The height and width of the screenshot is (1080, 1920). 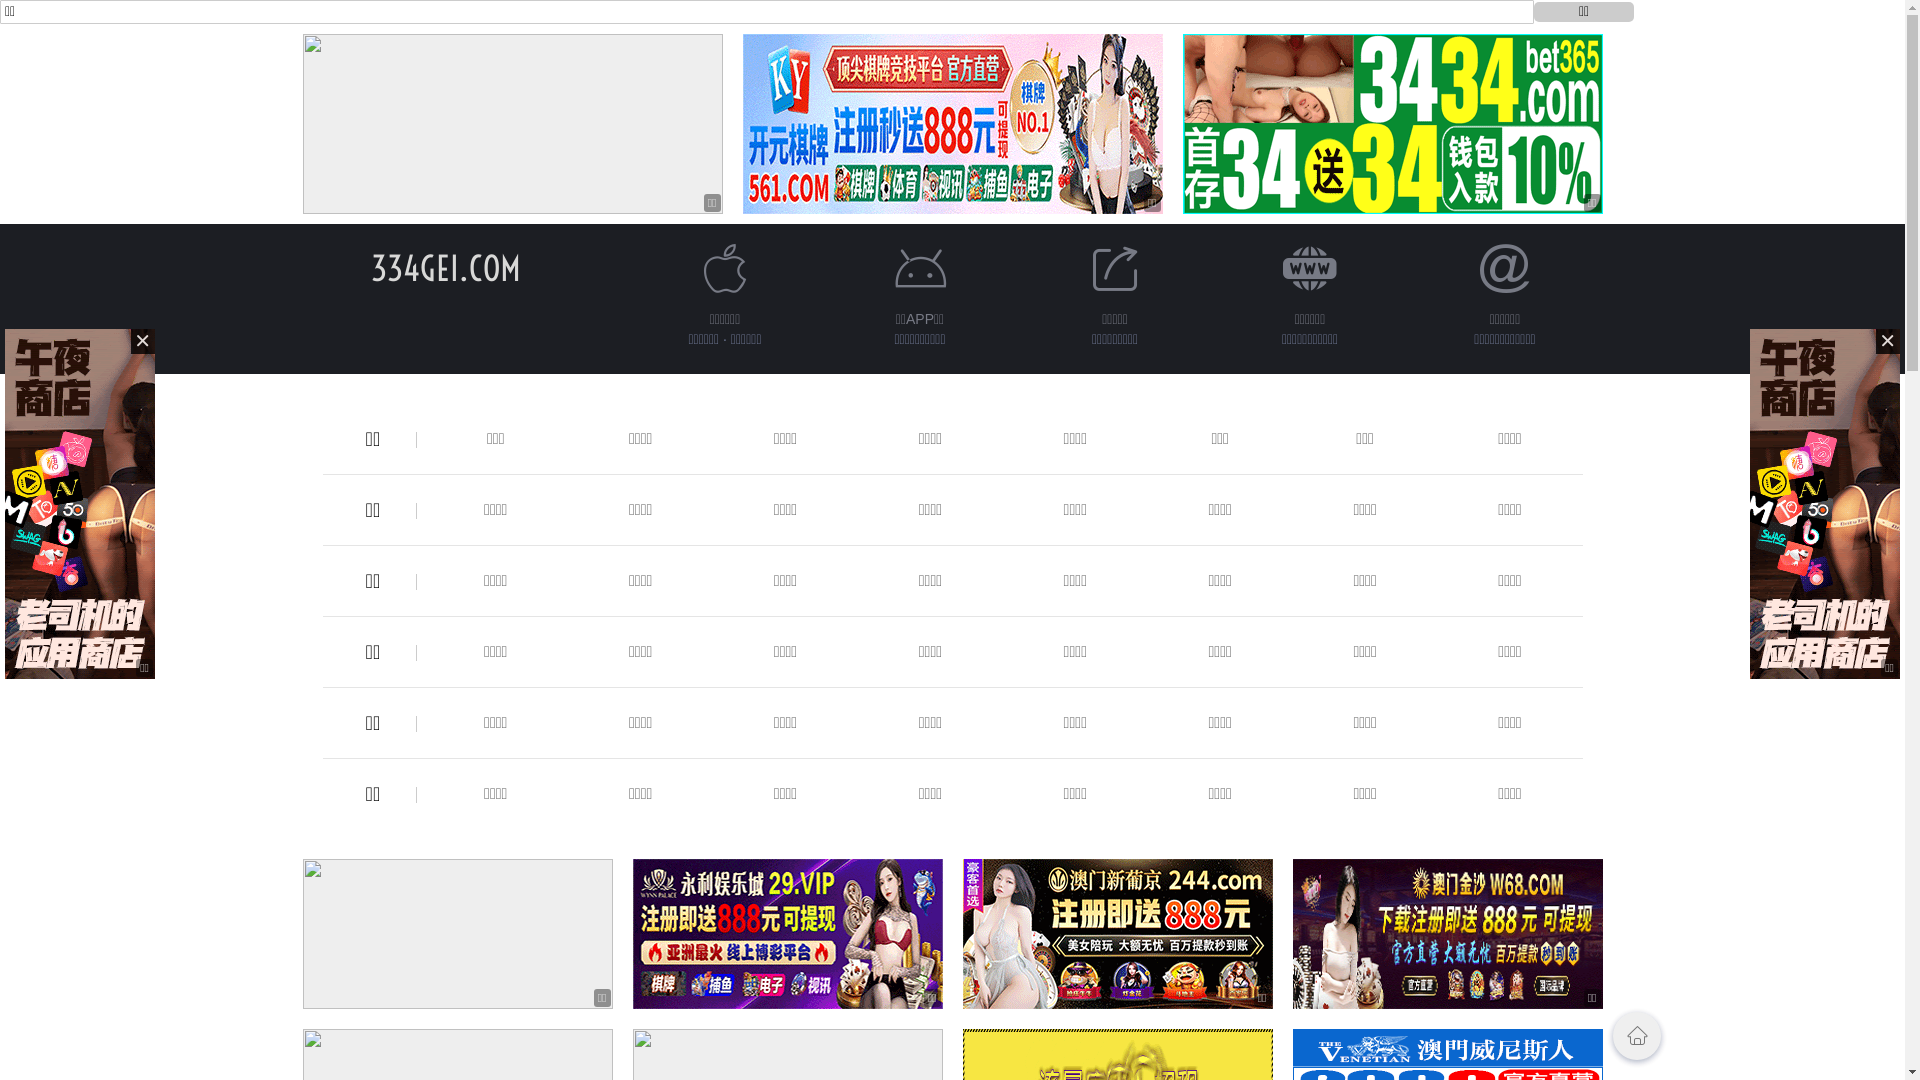 What do you see at coordinates (444, 267) in the screenshot?
I see `'334GEI.COM'` at bounding box center [444, 267].